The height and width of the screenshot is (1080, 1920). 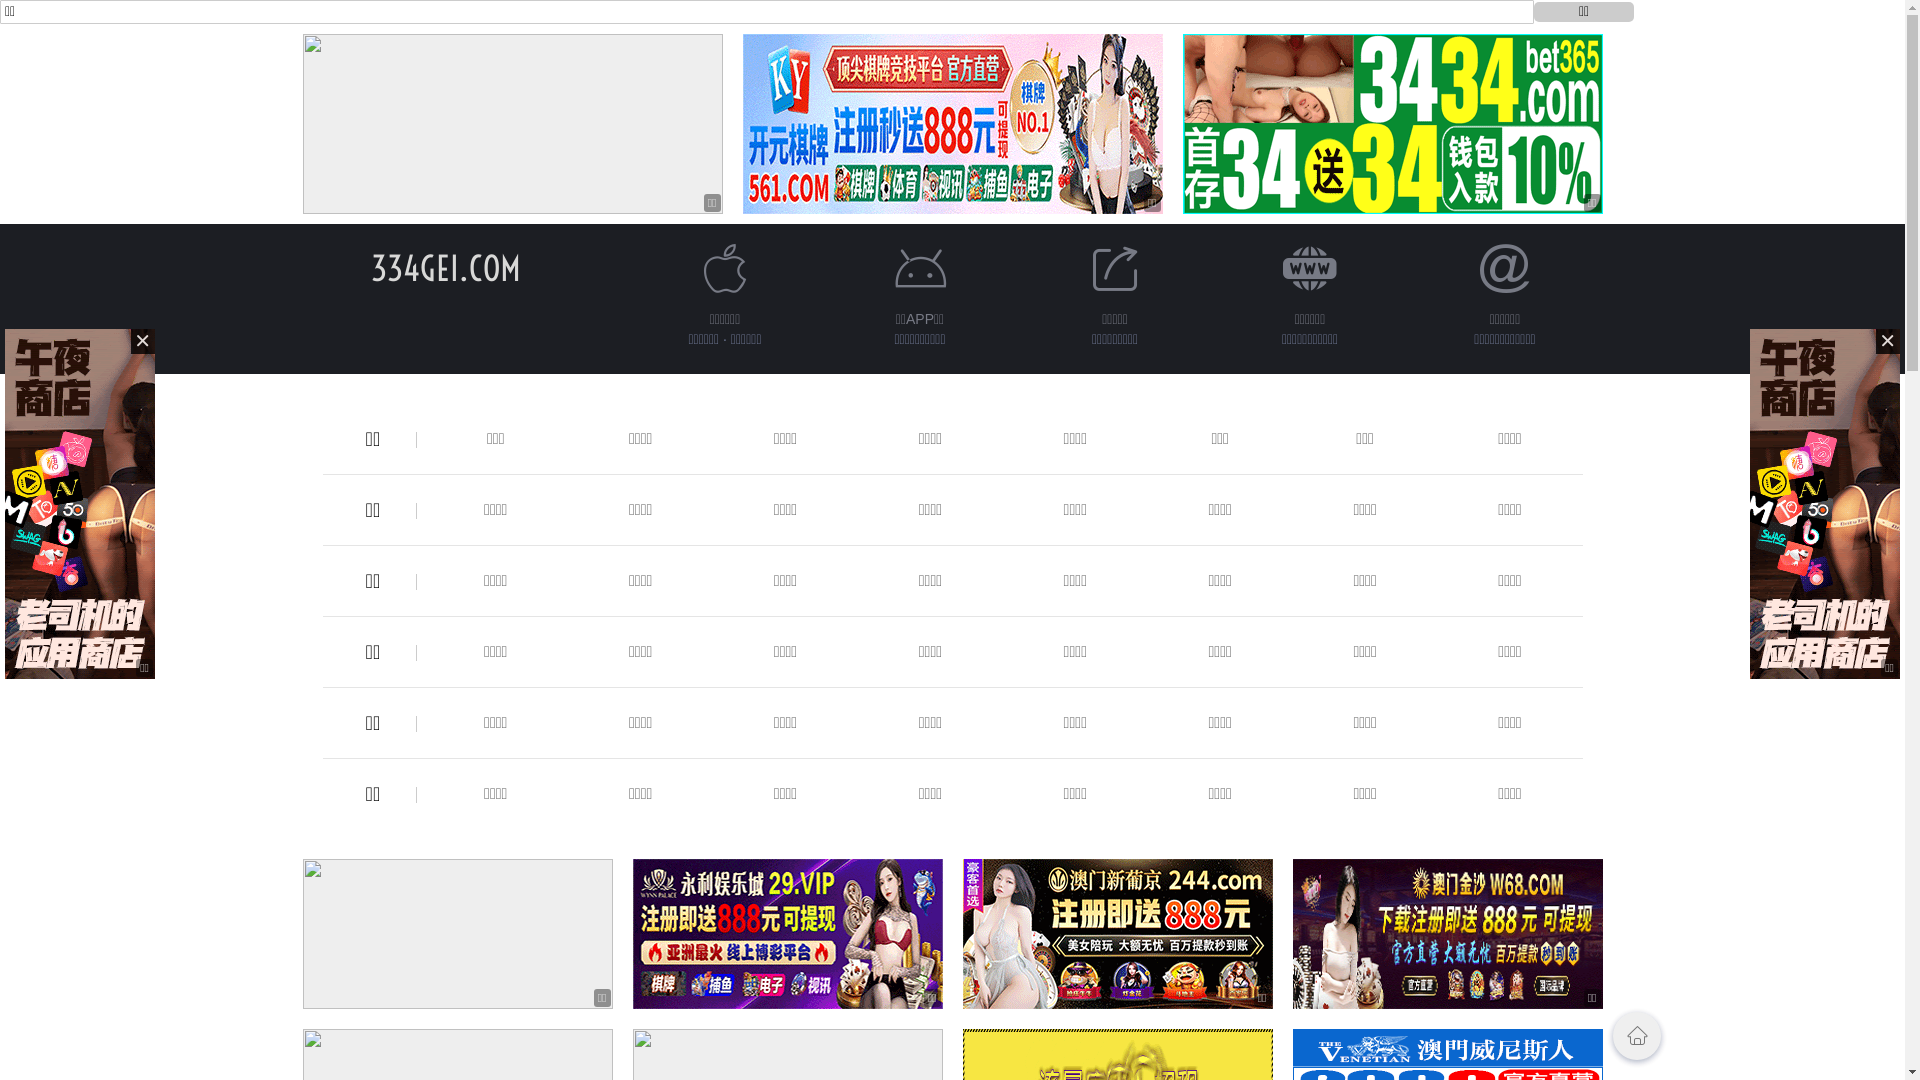 What do you see at coordinates (444, 267) in the screenshot?
I see `'334GEI.COM'` at bounding box center [444, 267].